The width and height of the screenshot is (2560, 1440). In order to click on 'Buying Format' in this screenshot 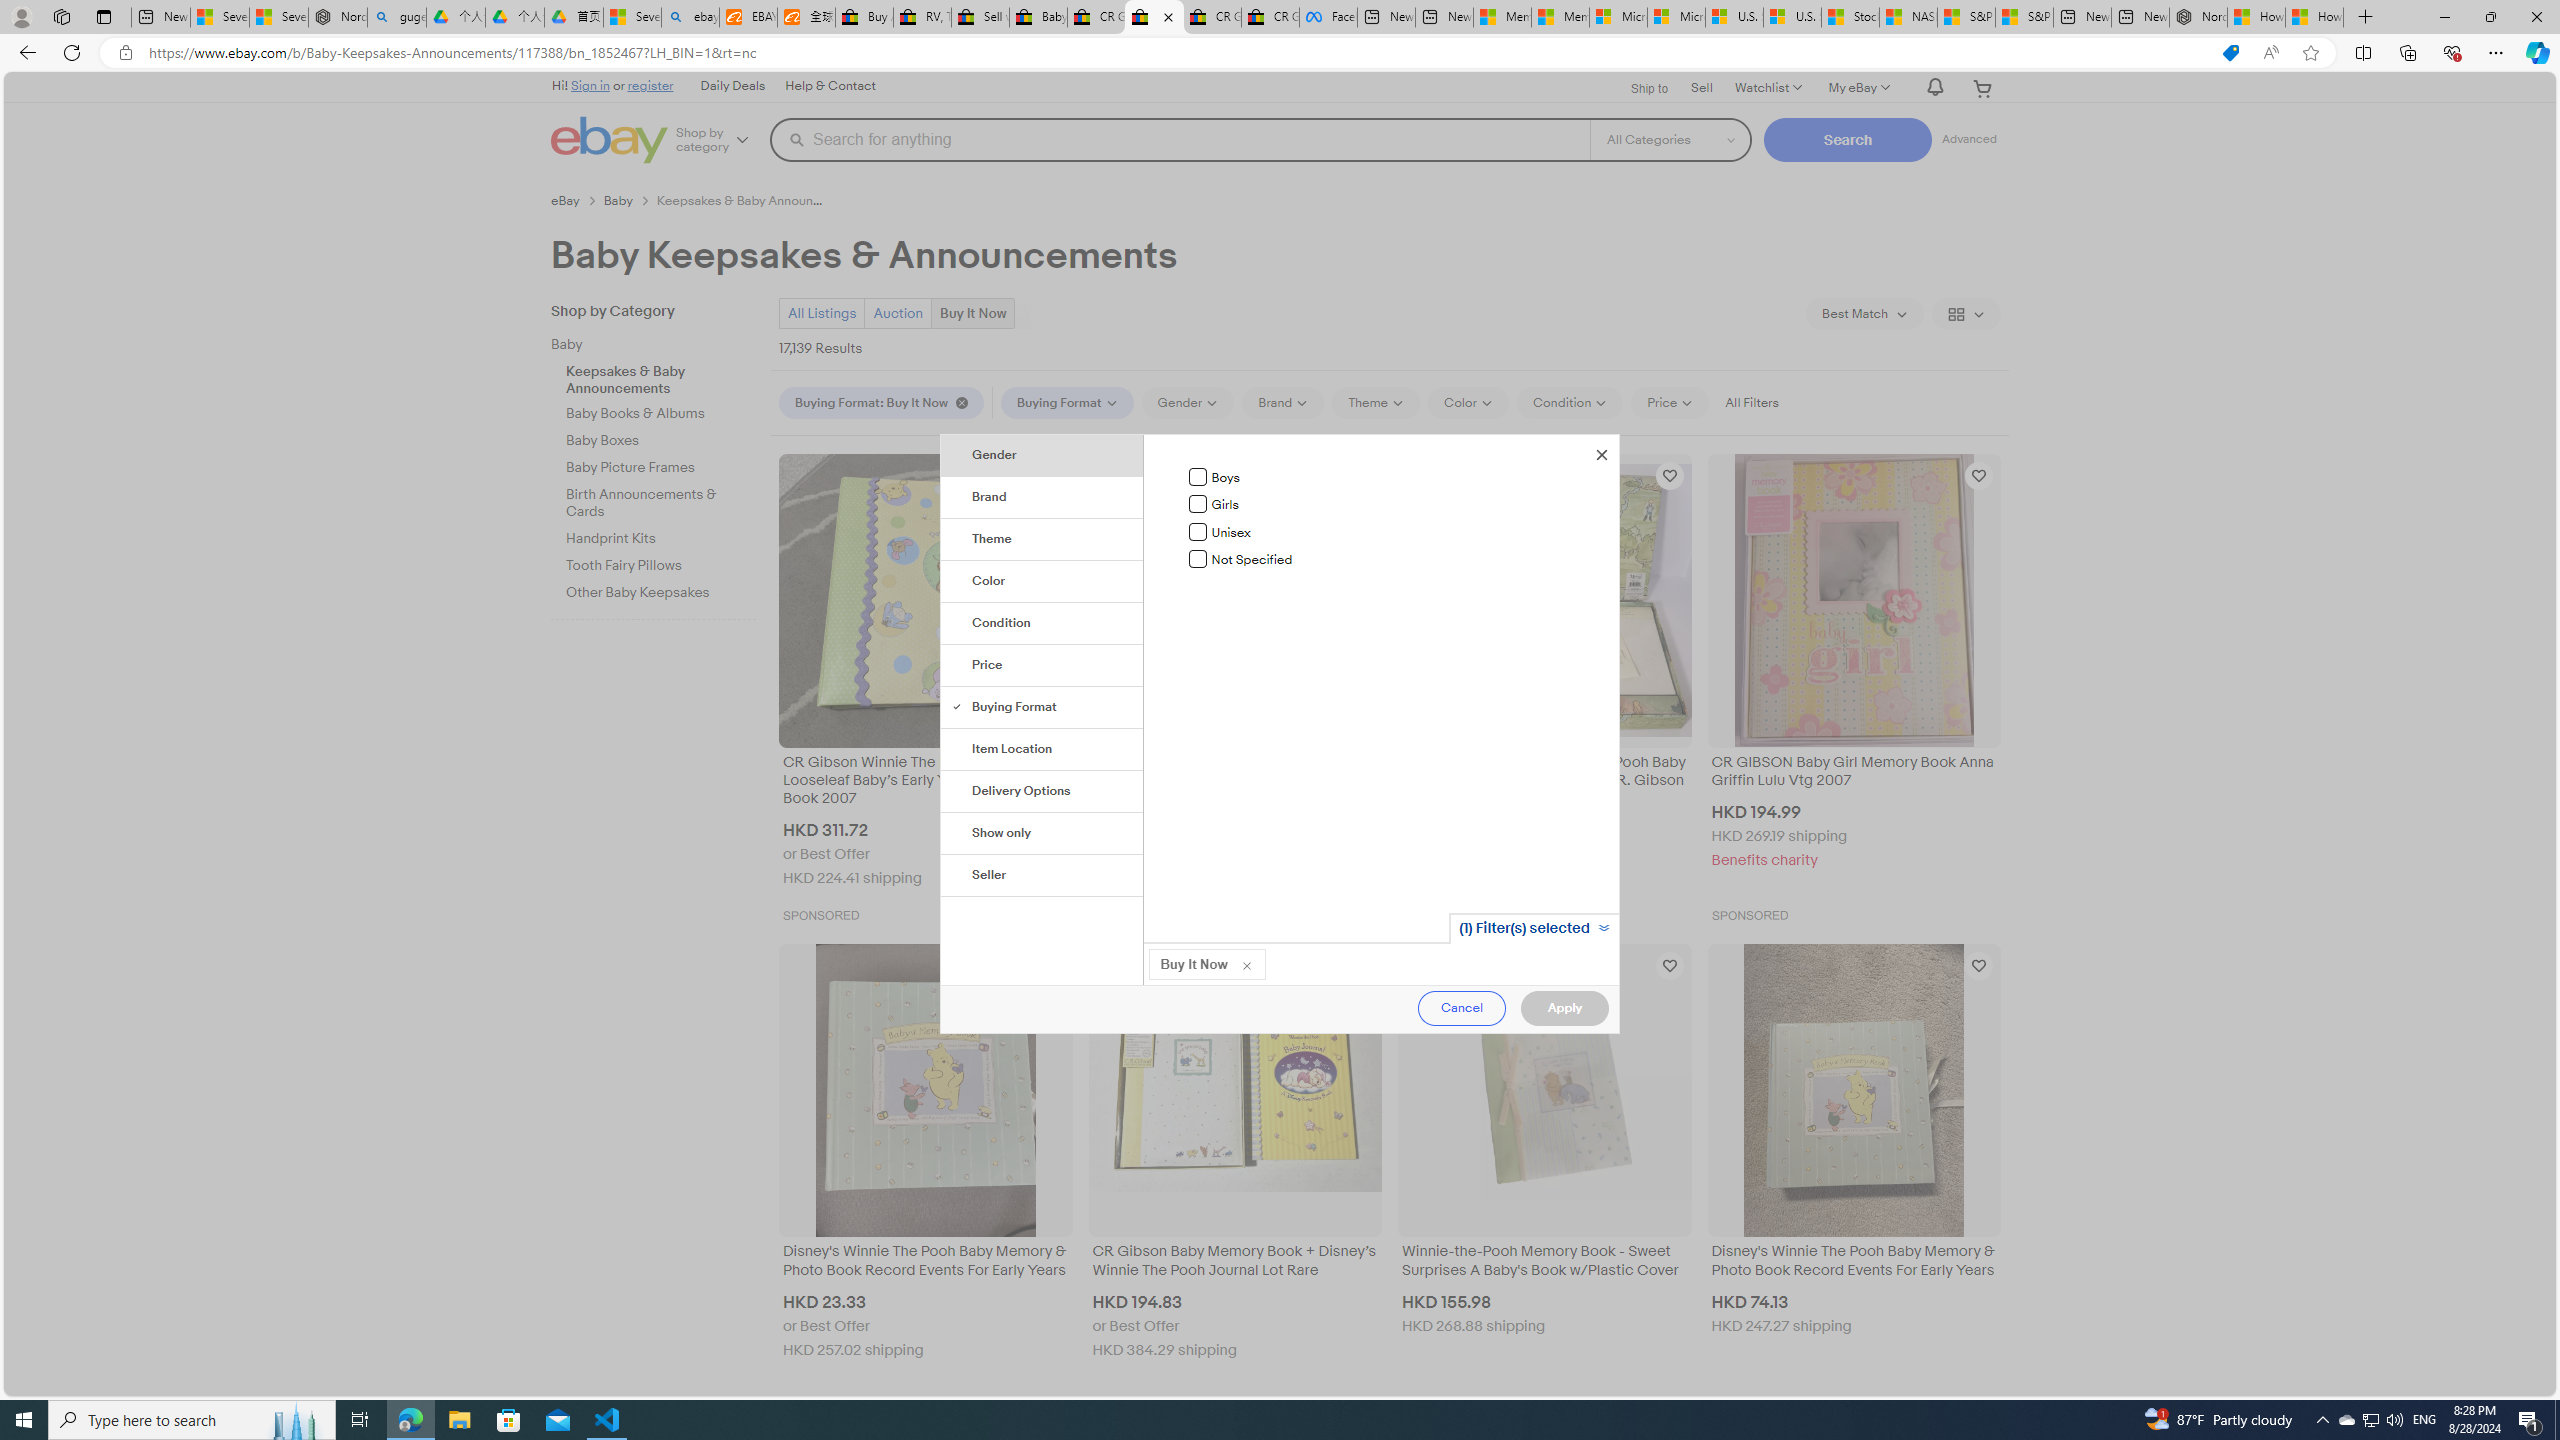, I will do `click(1043, 706)`.